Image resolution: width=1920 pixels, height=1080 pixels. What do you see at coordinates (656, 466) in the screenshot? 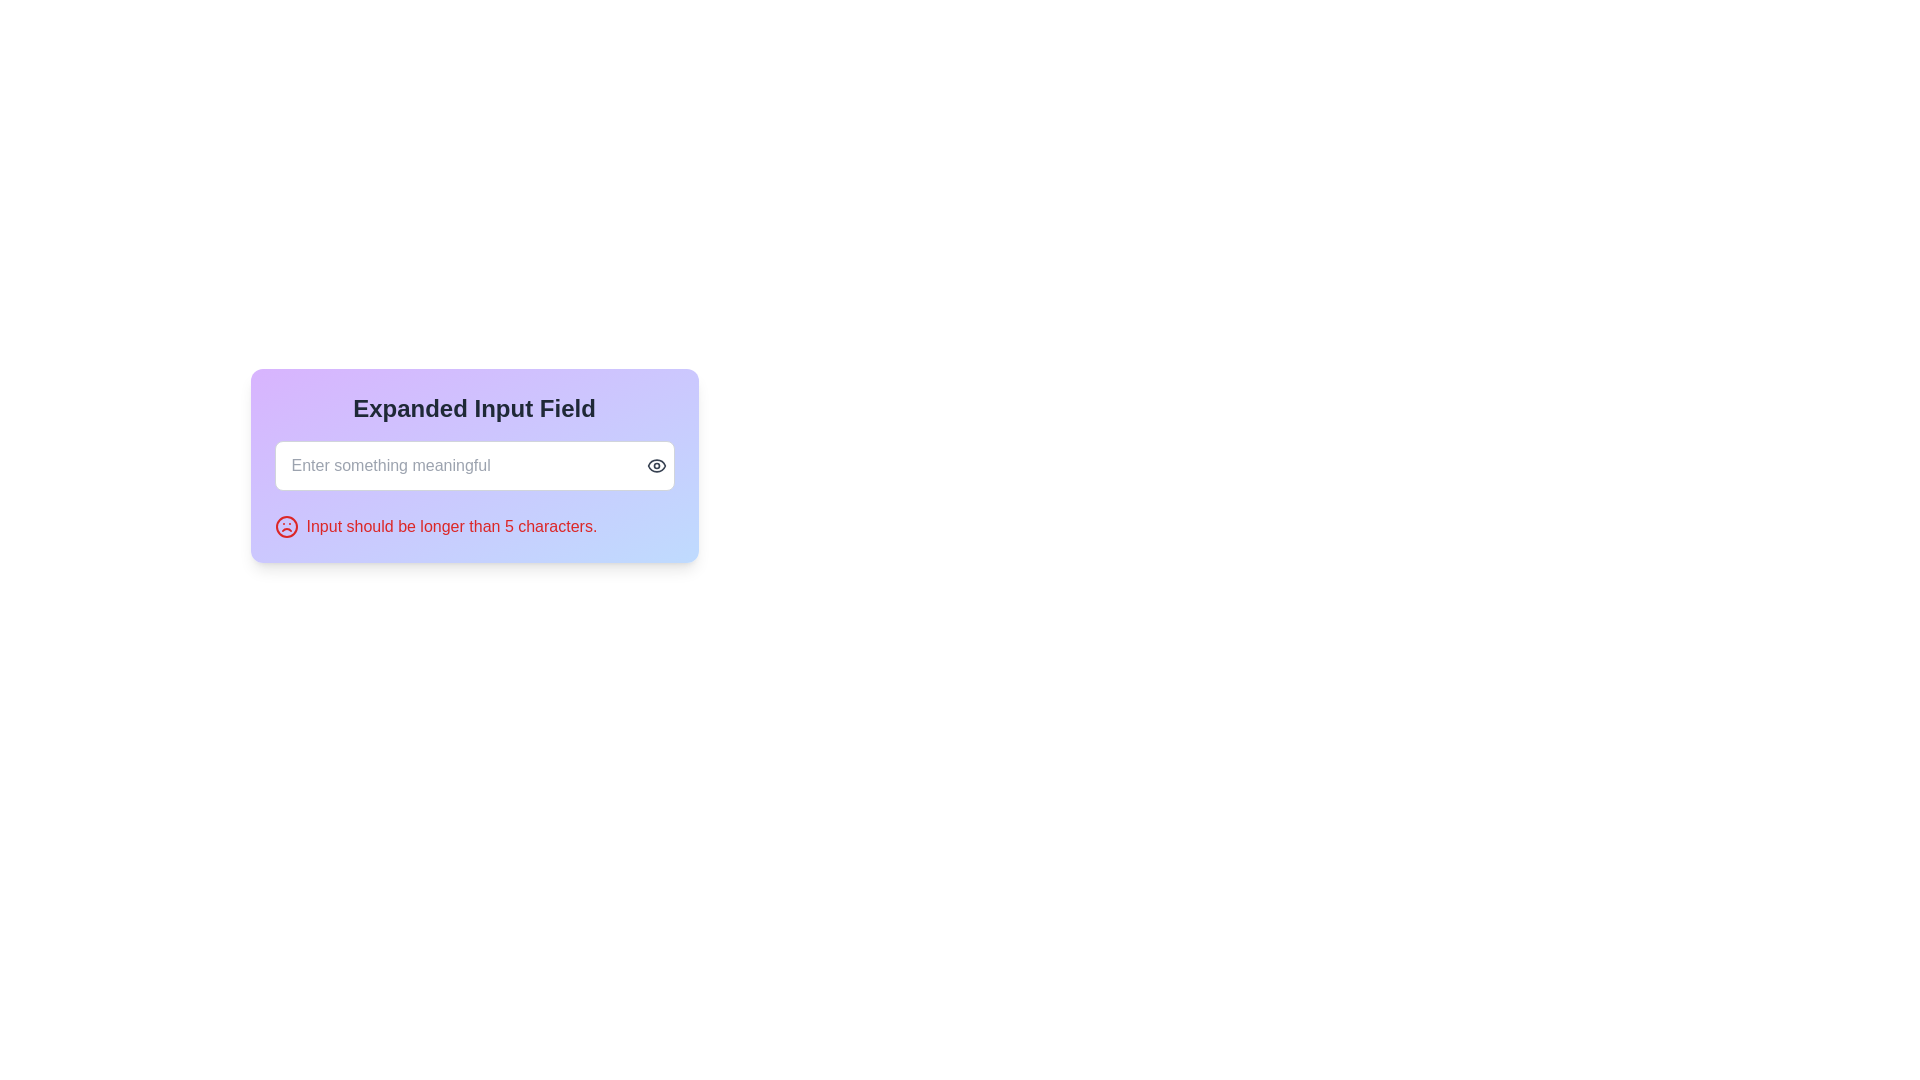
I see `the eye-shaped SVG icon located at the top-right of the text input field labeled 'Enter something meaningful'` at bounding box center [656, 466].